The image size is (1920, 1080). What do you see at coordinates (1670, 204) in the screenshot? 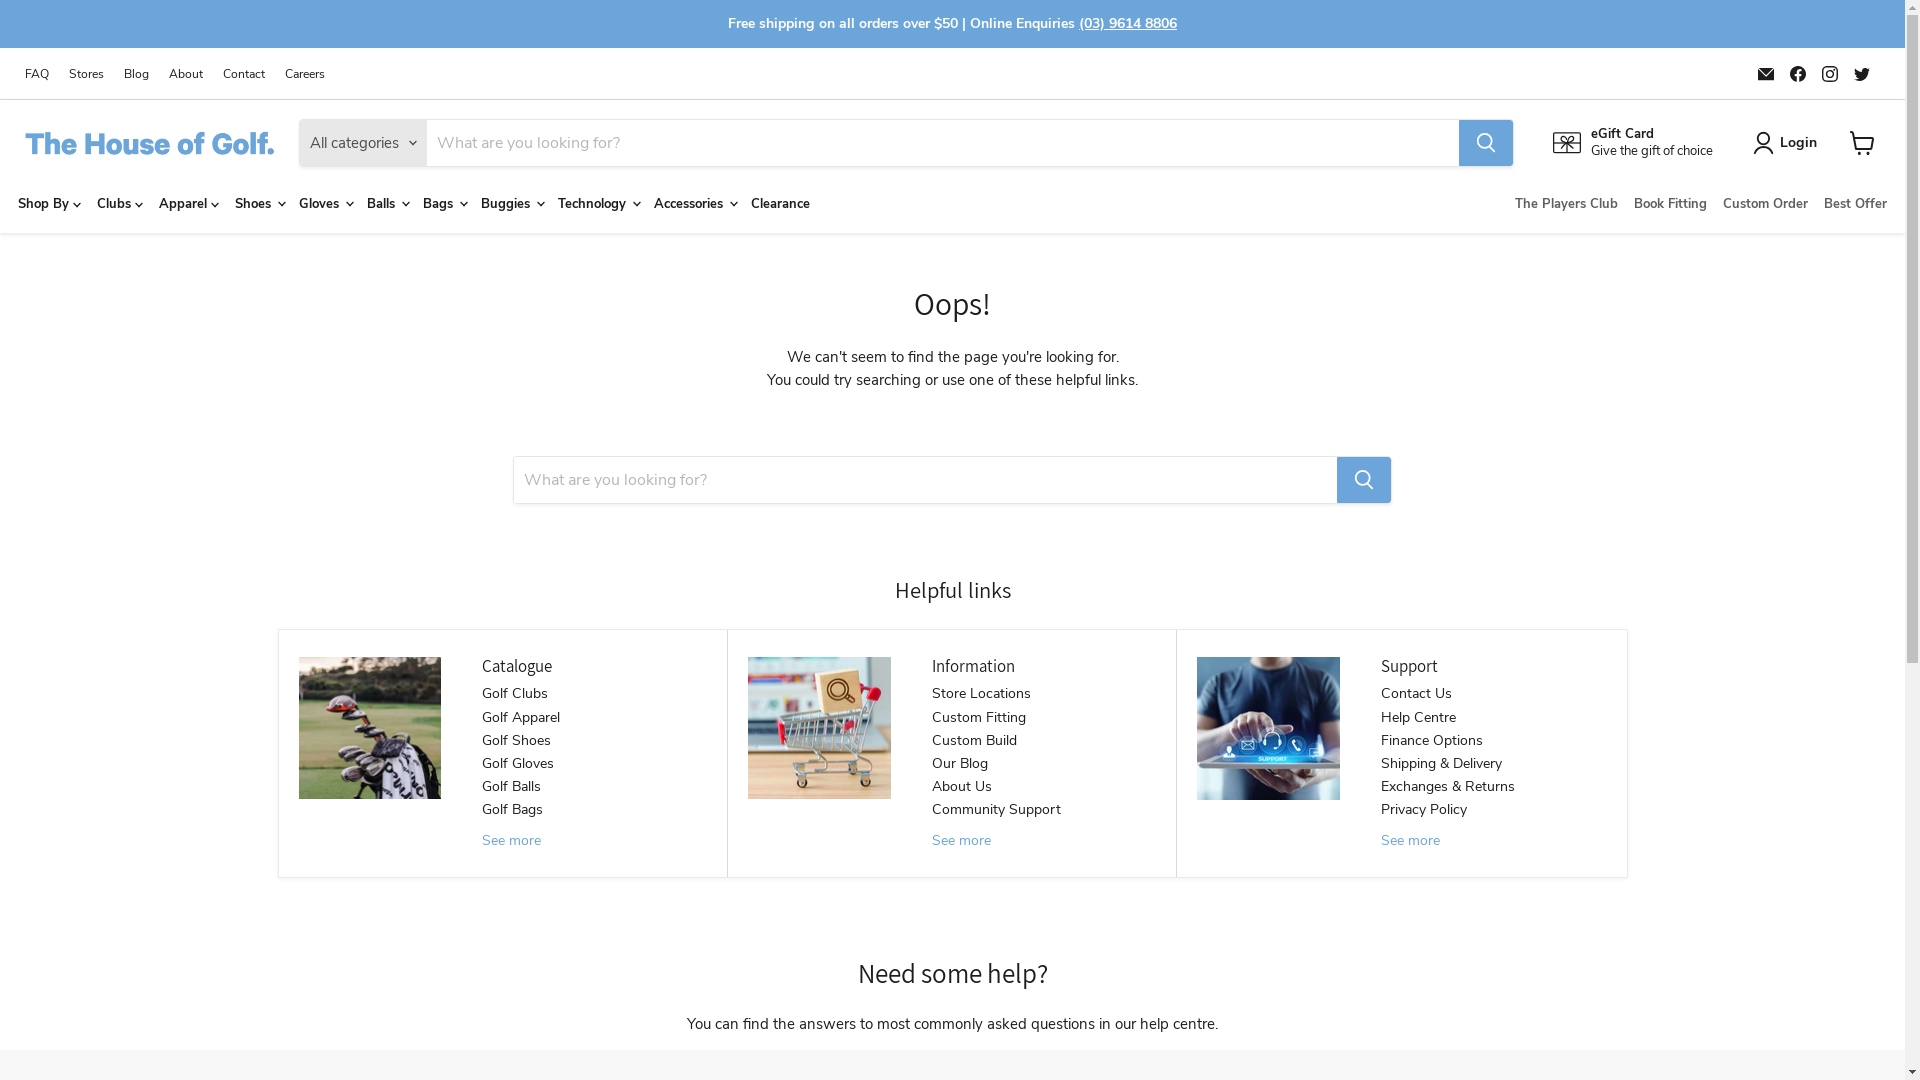
I see `'Book Fitting'` at bounding box center [1670, 204].